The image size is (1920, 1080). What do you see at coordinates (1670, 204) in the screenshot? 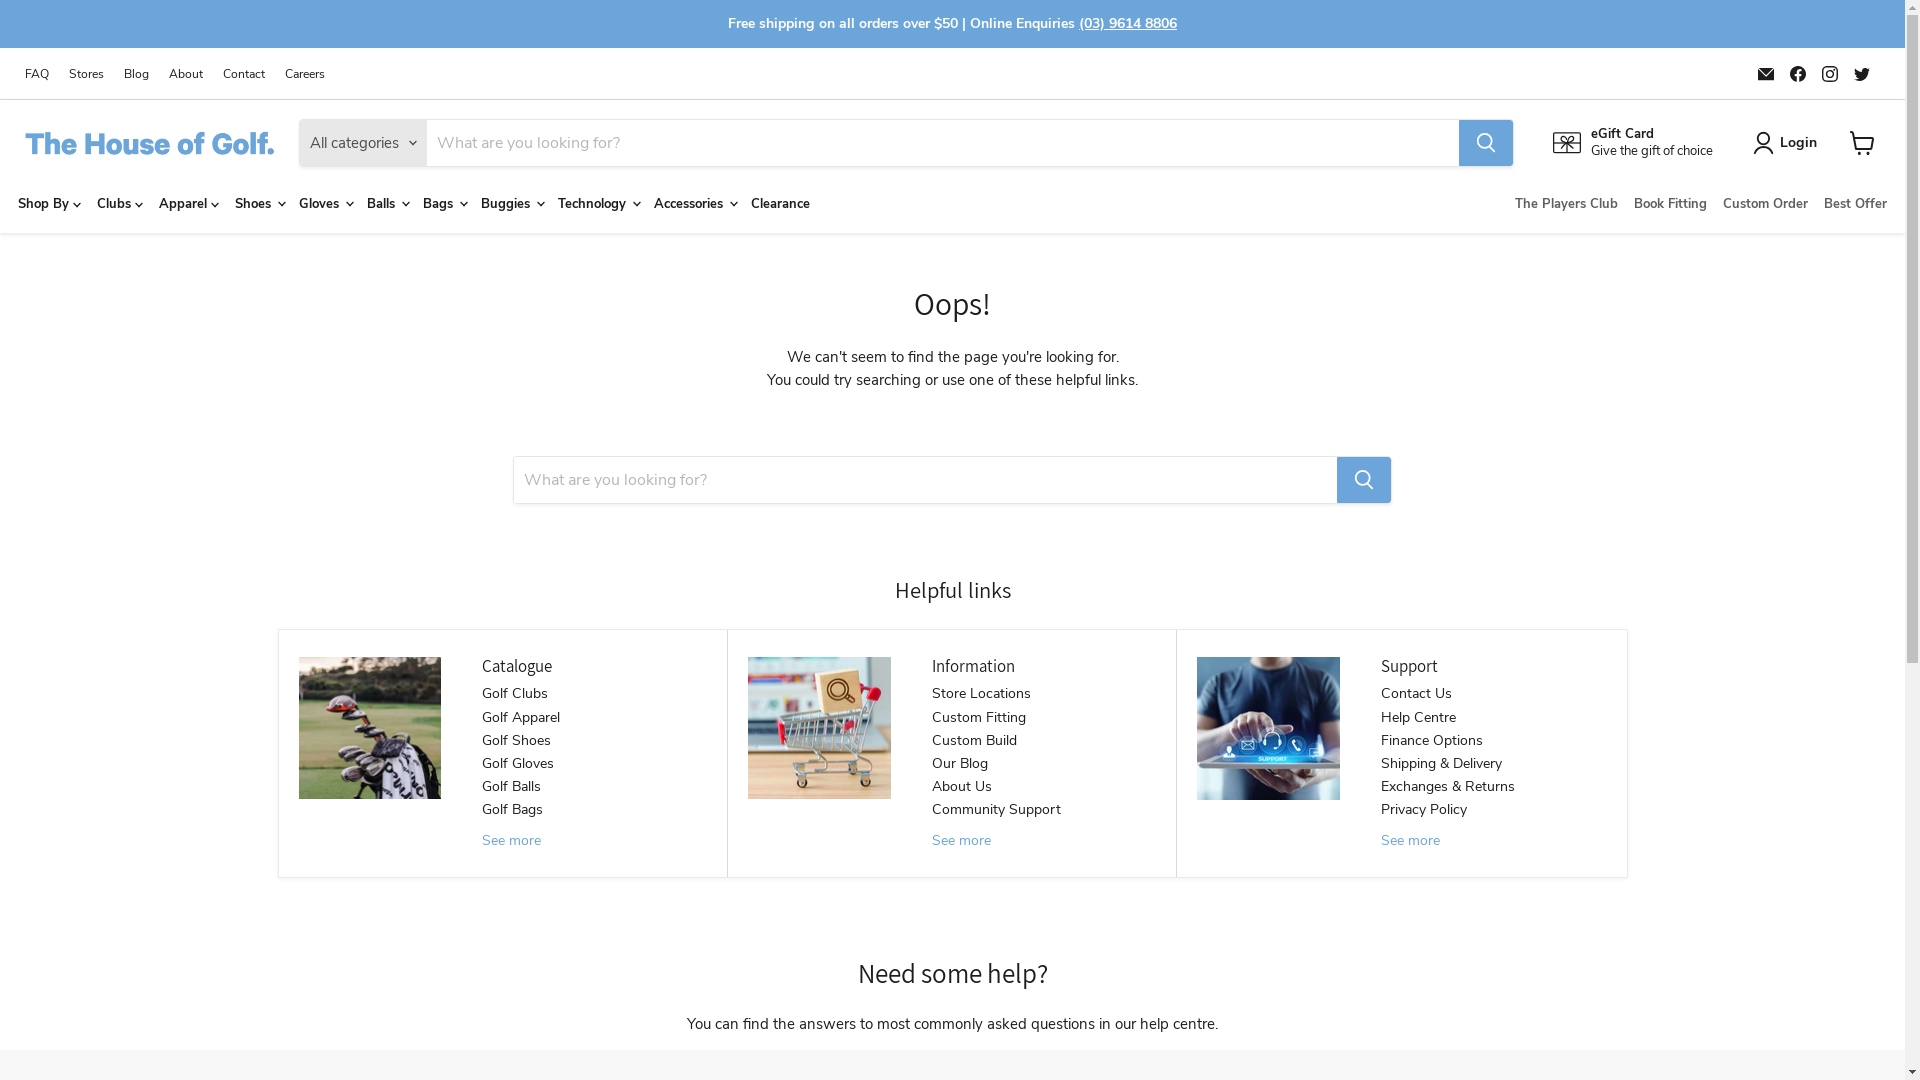
I see `'Book Fitting'` at bounding box center [1670, 204].